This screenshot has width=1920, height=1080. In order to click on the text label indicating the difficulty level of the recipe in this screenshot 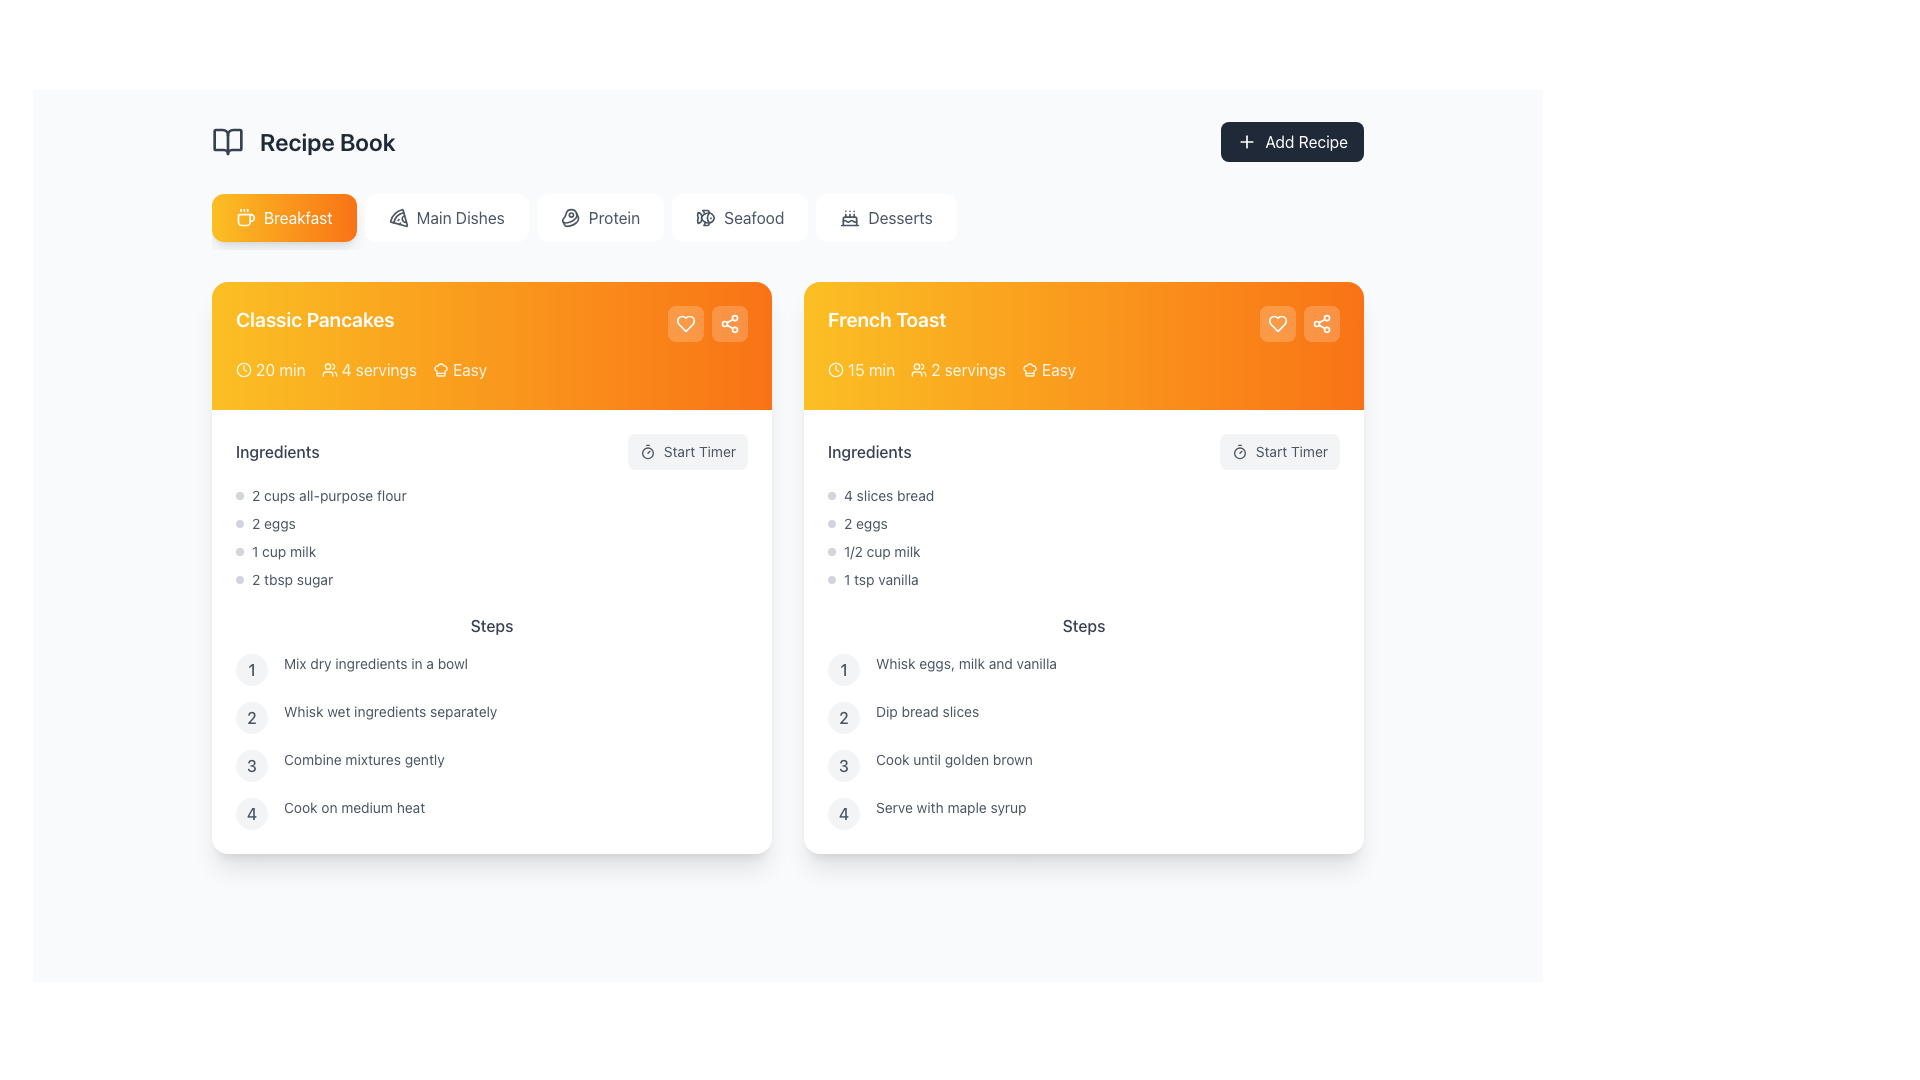, I will do `click(469, 370)`.